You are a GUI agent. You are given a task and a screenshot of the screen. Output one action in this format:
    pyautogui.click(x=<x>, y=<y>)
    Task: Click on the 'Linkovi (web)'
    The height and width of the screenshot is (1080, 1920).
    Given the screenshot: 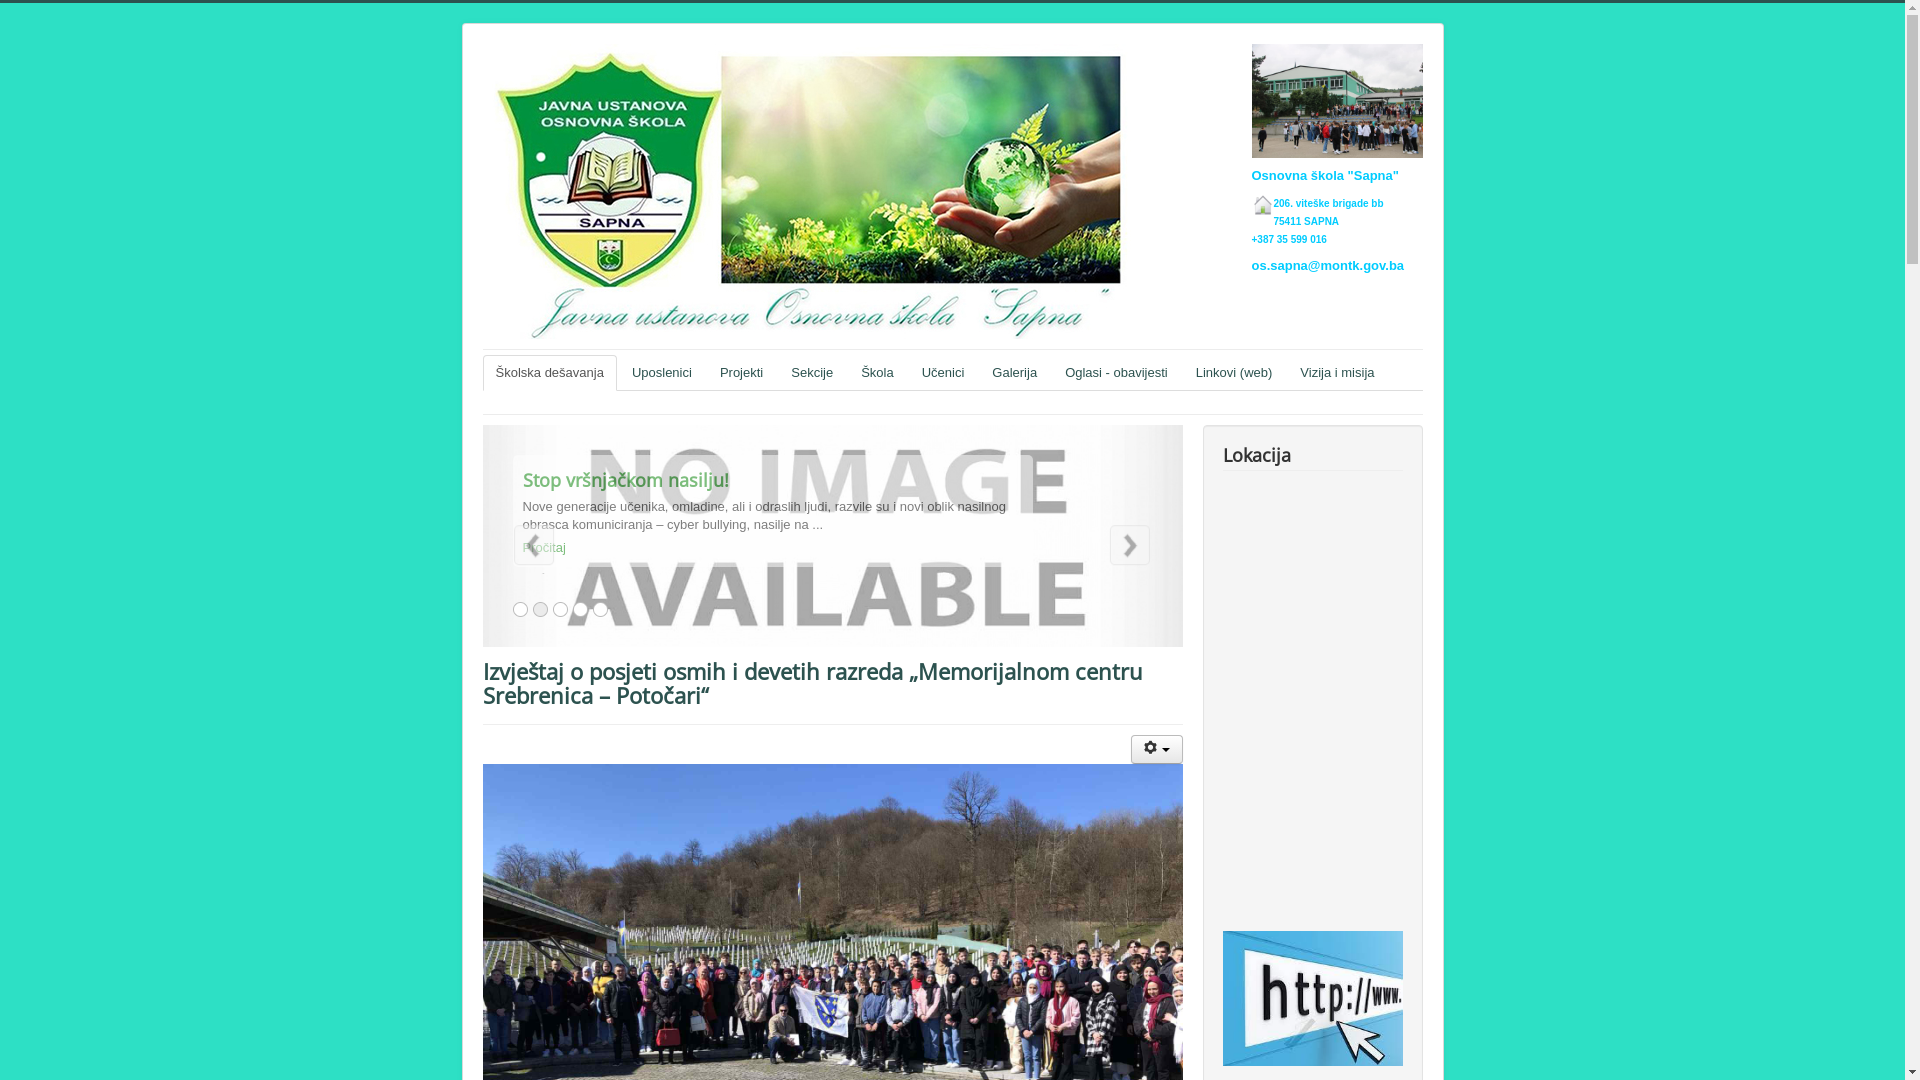 What is the action you would take?
    pyautogui.click(x=1233, y=373)
    